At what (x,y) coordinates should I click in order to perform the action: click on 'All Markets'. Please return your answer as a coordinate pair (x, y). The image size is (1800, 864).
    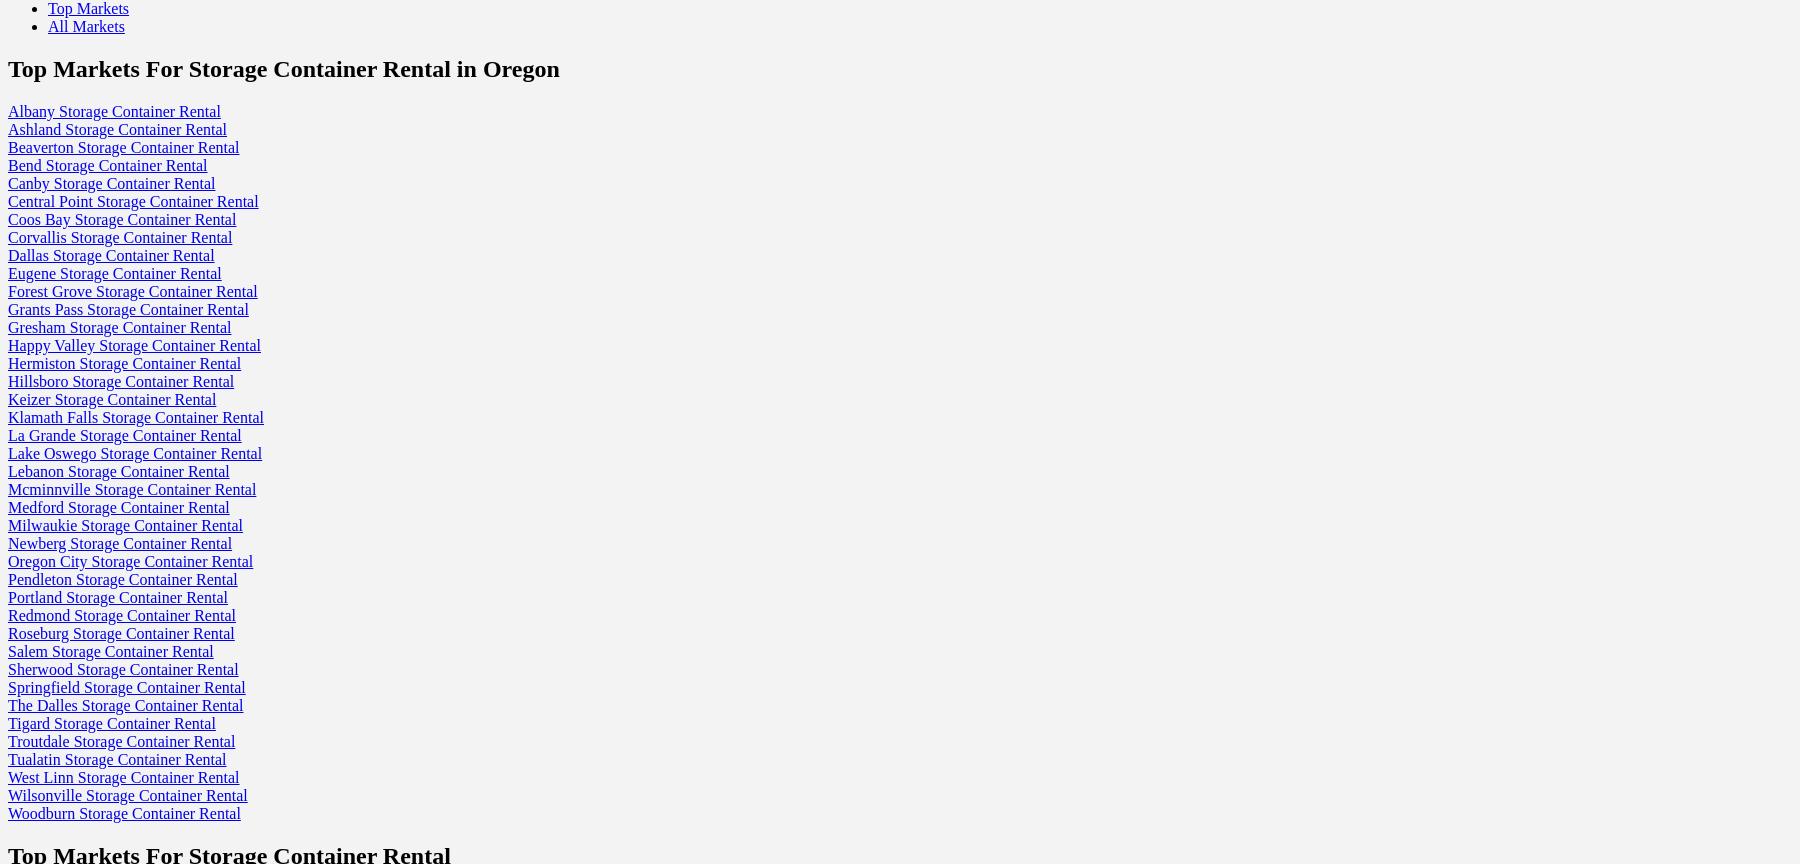
    Looking at the image, I should click on (85, 26).